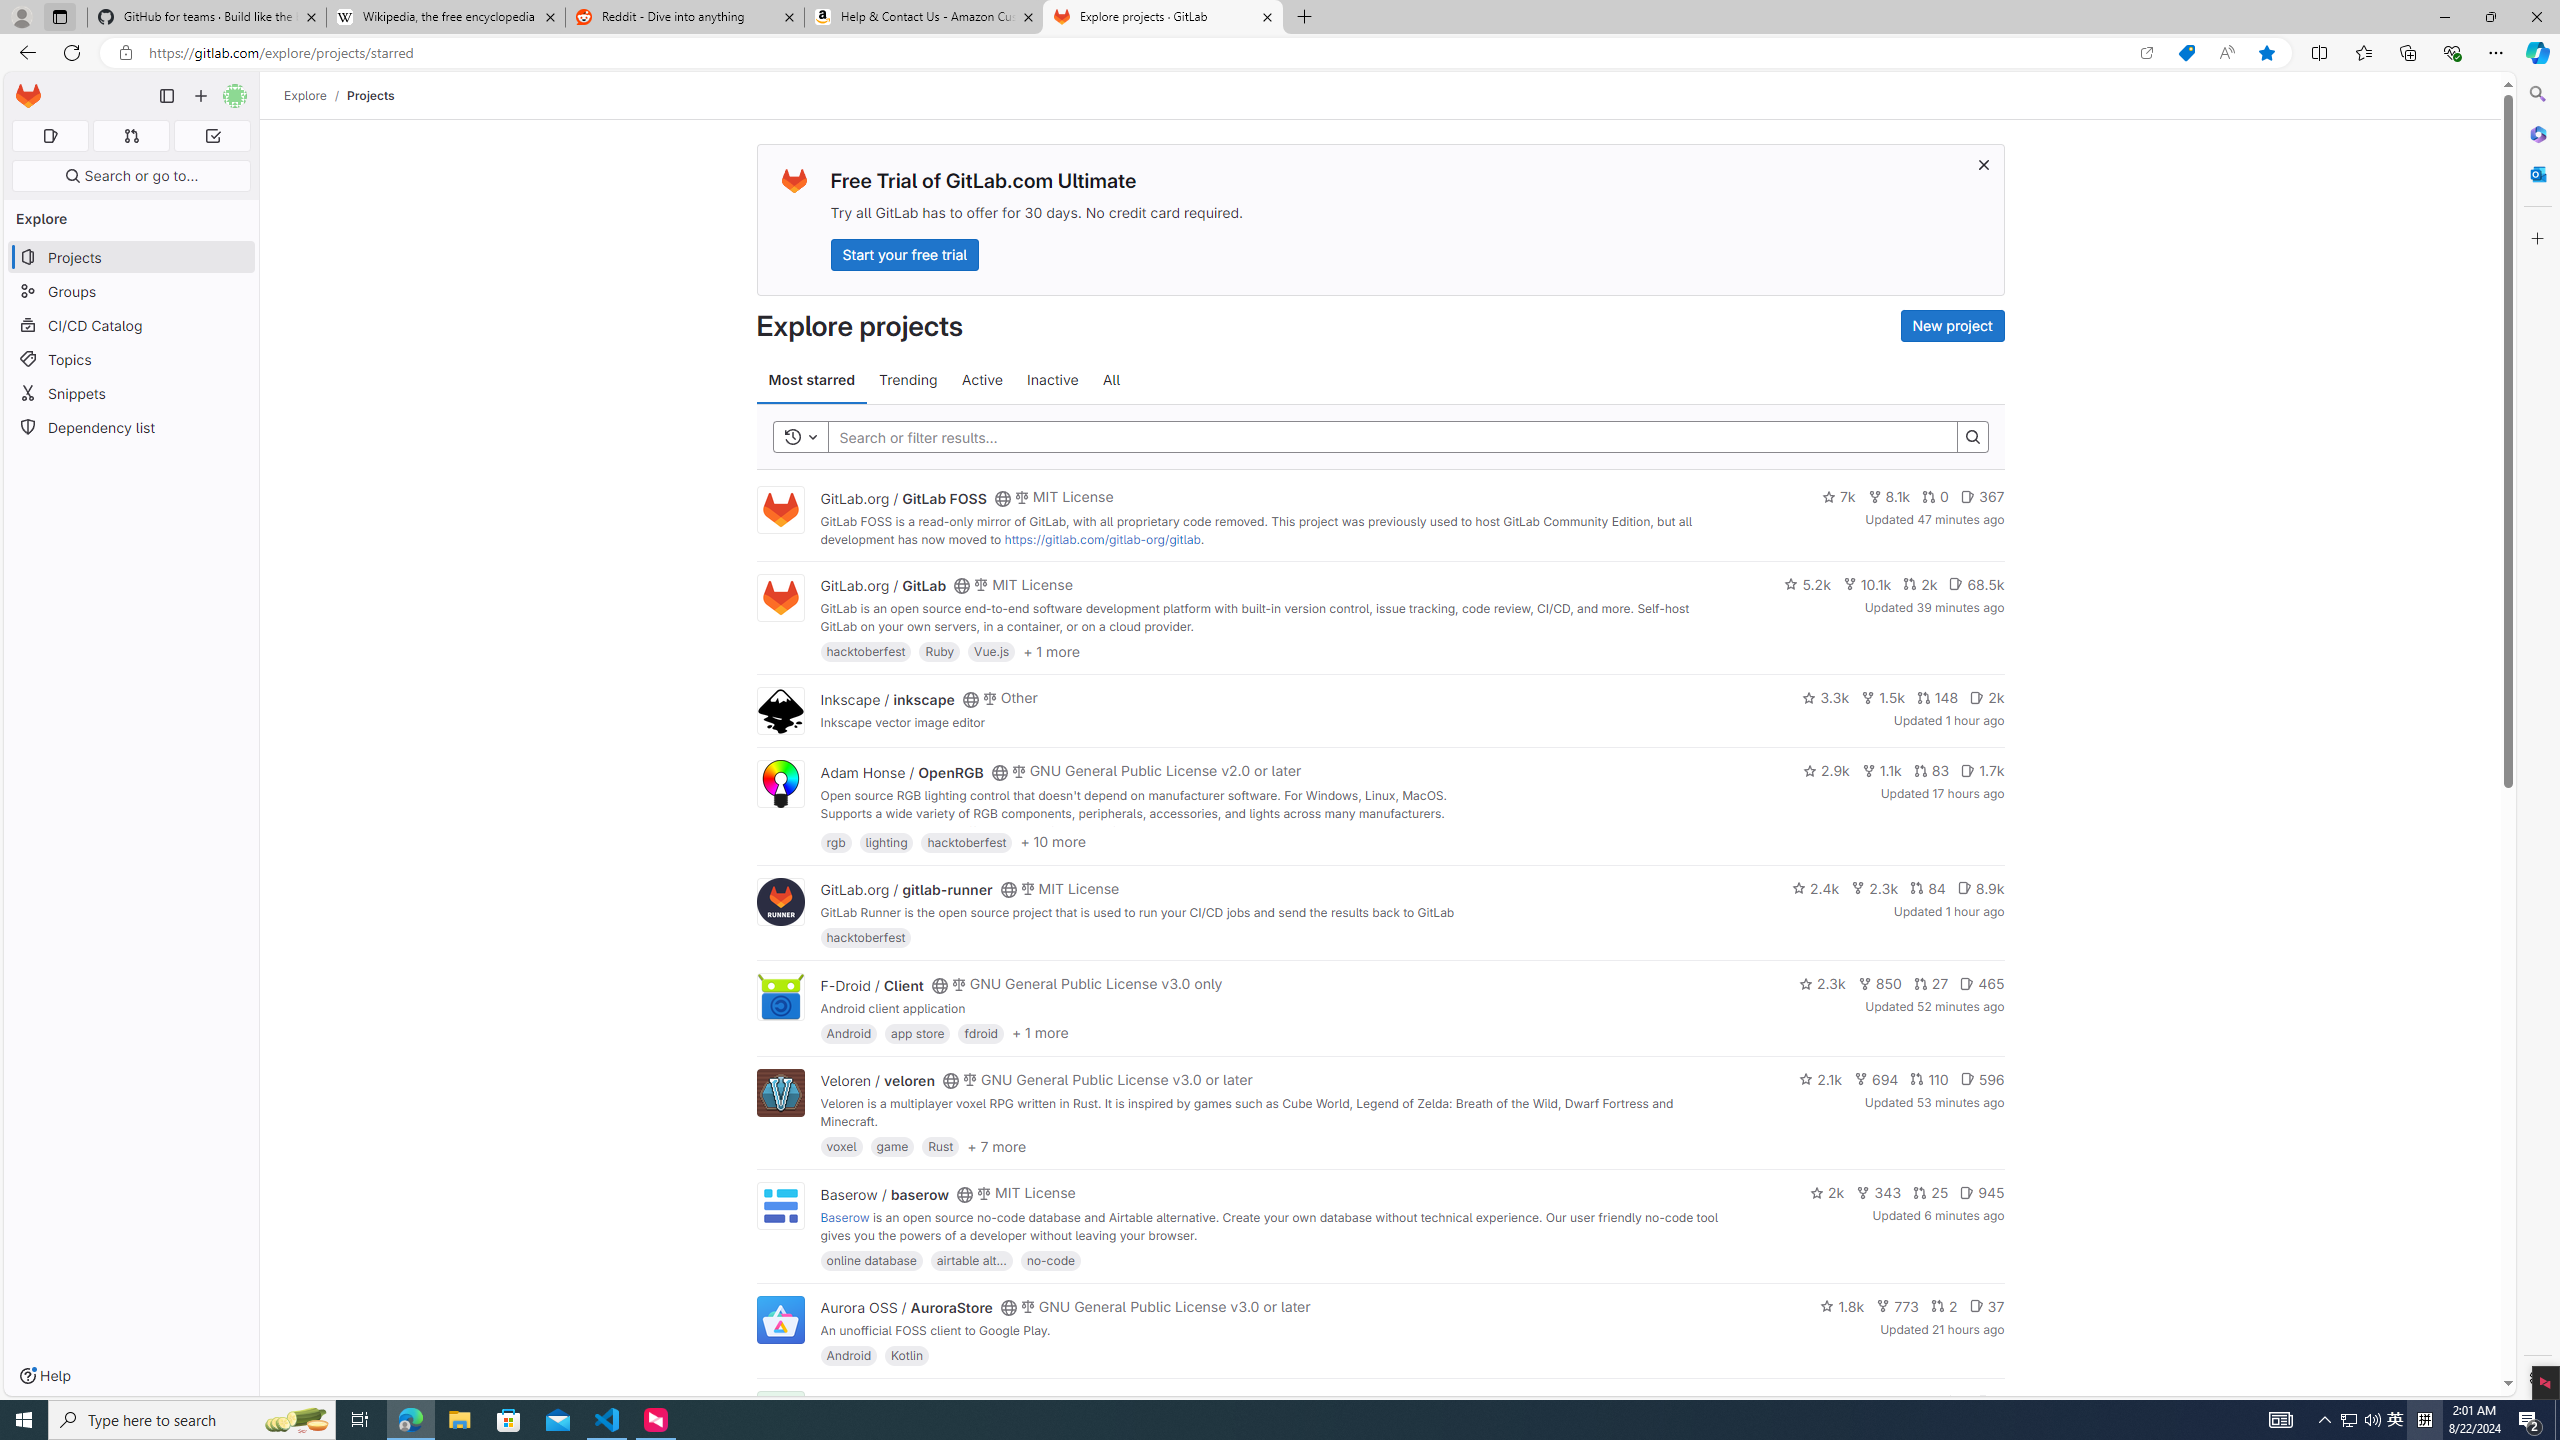 Image resolution: width=2560 pixels, height=1440 pixels. Describe the element at coordinates (130, 359) in the screenshot. I see `'Topics'` at that location.